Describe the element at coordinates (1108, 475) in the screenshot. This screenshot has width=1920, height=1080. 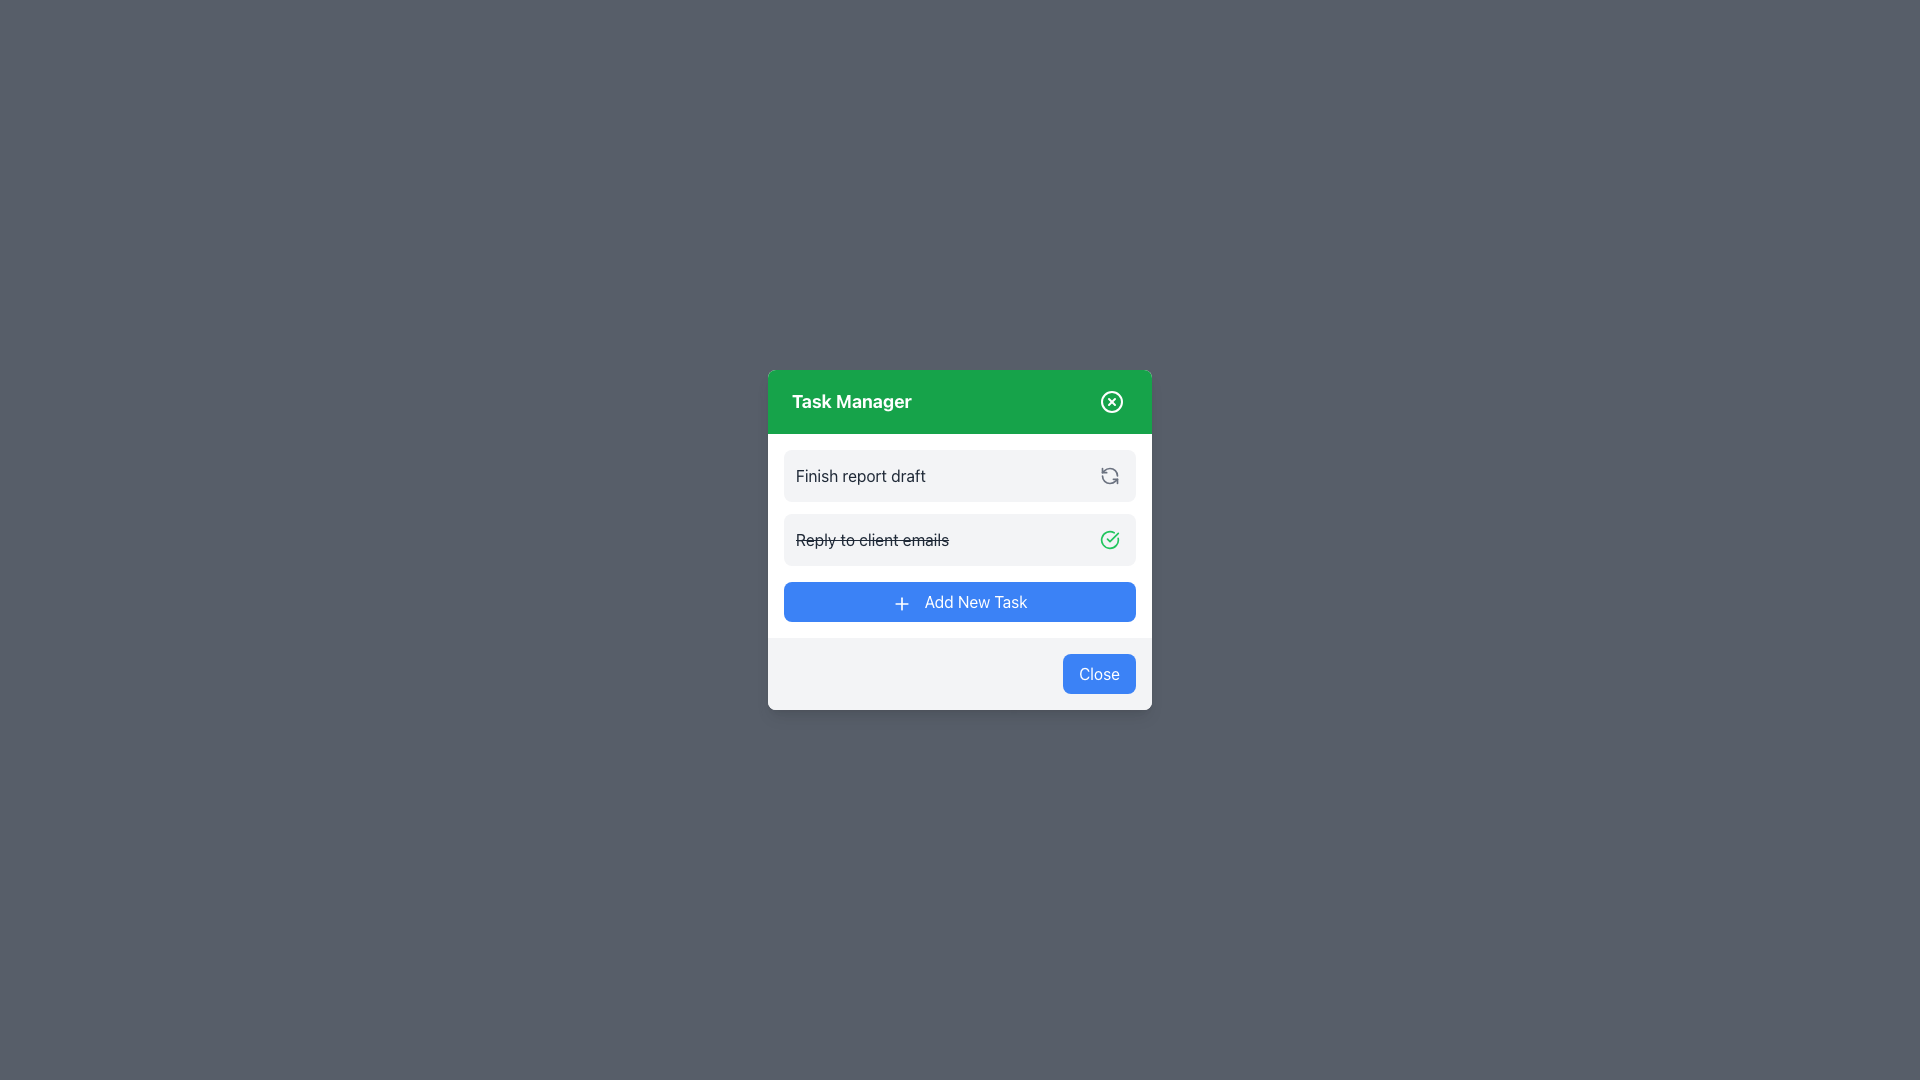
I see `the distinct circular icon/button located at the right end of the 'Finish report draft' task item row` at that location.